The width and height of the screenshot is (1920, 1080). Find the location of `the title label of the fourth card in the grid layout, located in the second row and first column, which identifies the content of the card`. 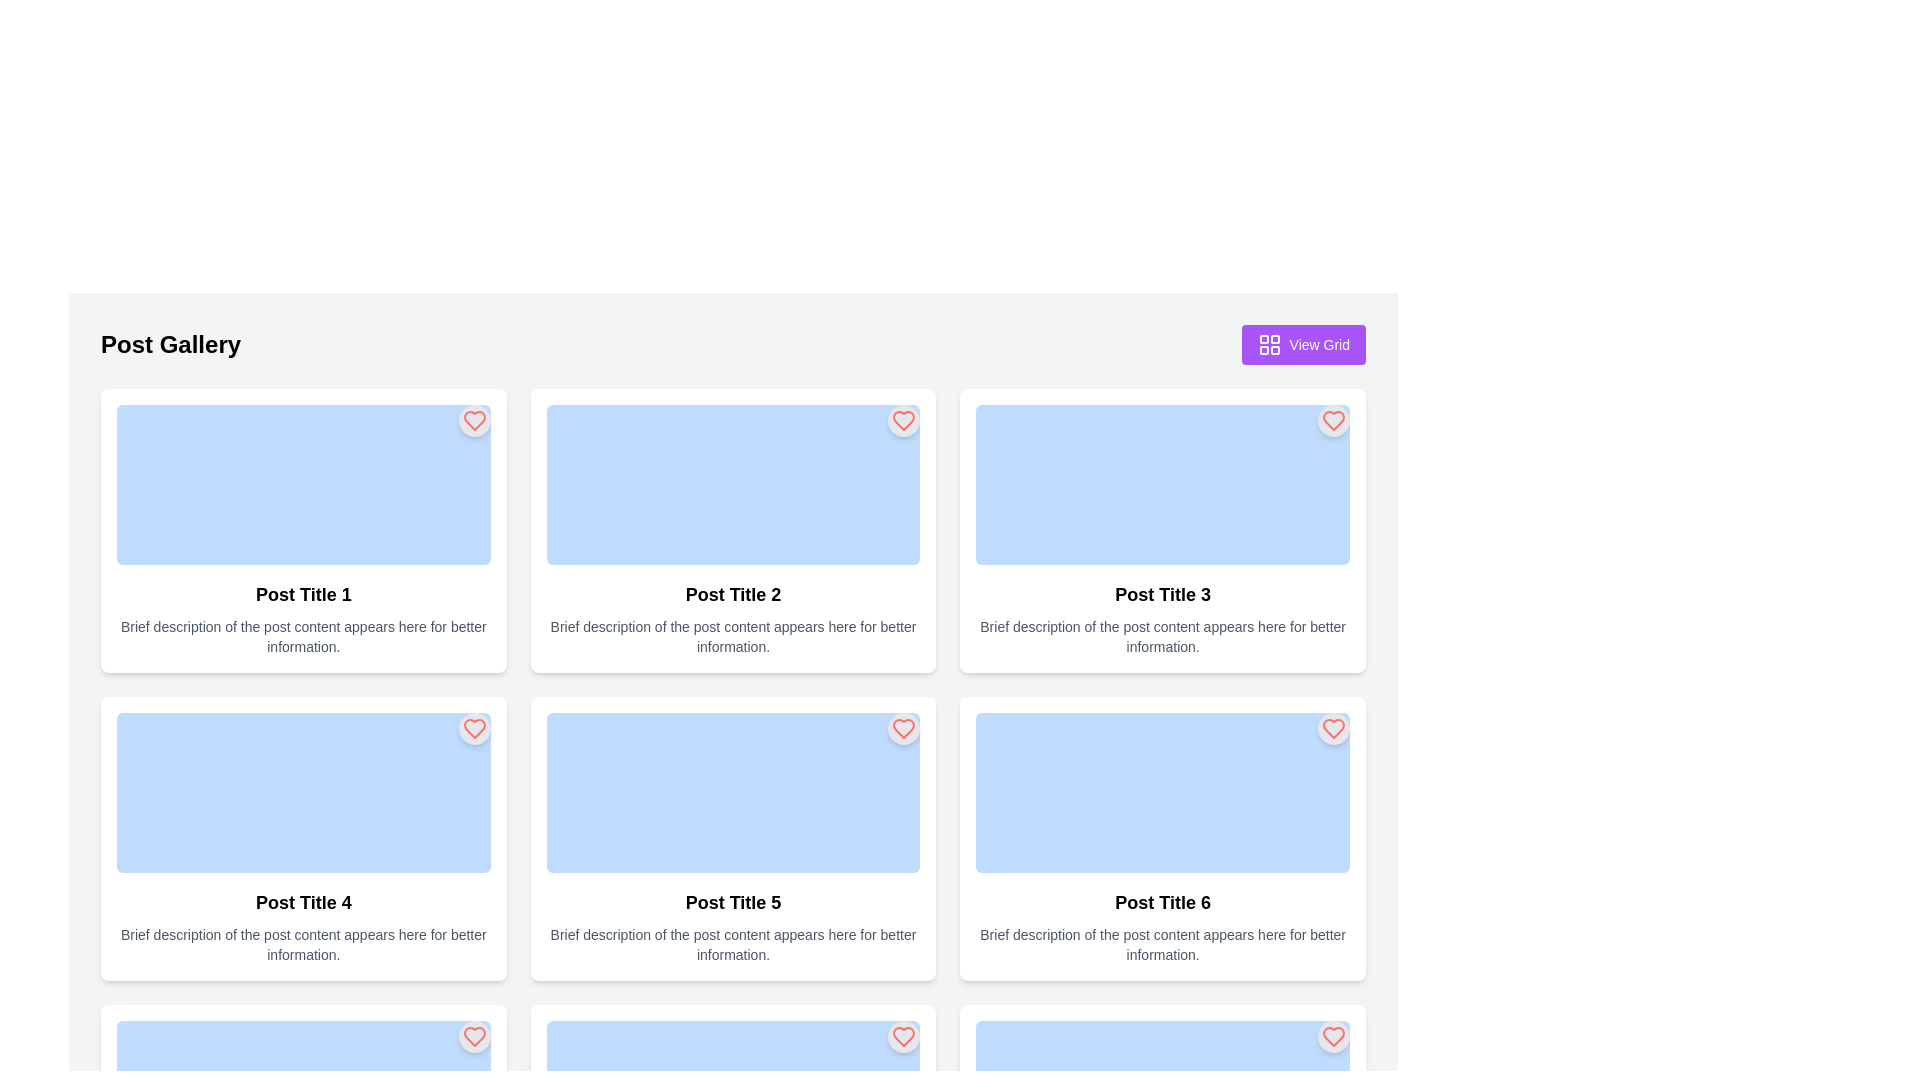

the title label of the fourth card in the grid layout, located in the second row and first column, which identifies the content of the card is located at coordinates (302, 902).